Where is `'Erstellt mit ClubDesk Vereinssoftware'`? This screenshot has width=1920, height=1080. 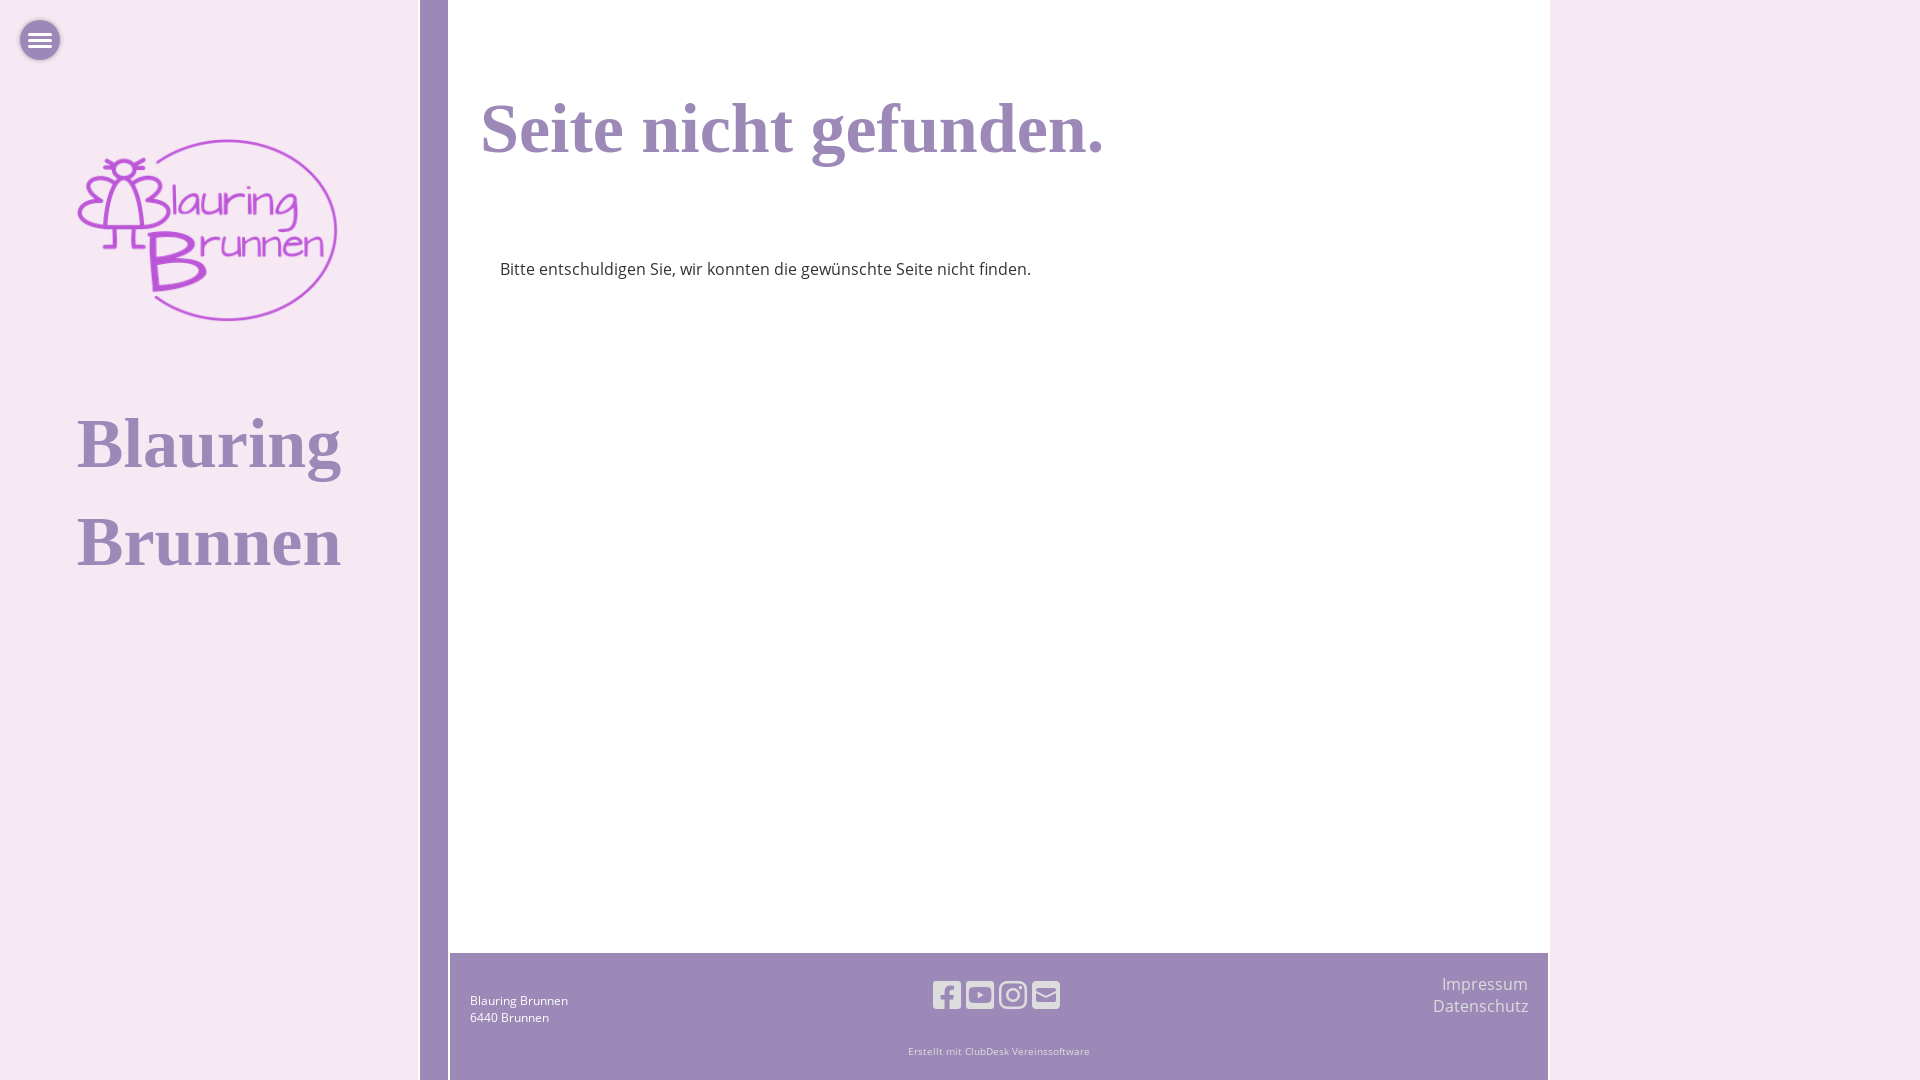 'Erstellt mit ClubDesk Vereinssoftware' is located at coordinates (998, 1050).